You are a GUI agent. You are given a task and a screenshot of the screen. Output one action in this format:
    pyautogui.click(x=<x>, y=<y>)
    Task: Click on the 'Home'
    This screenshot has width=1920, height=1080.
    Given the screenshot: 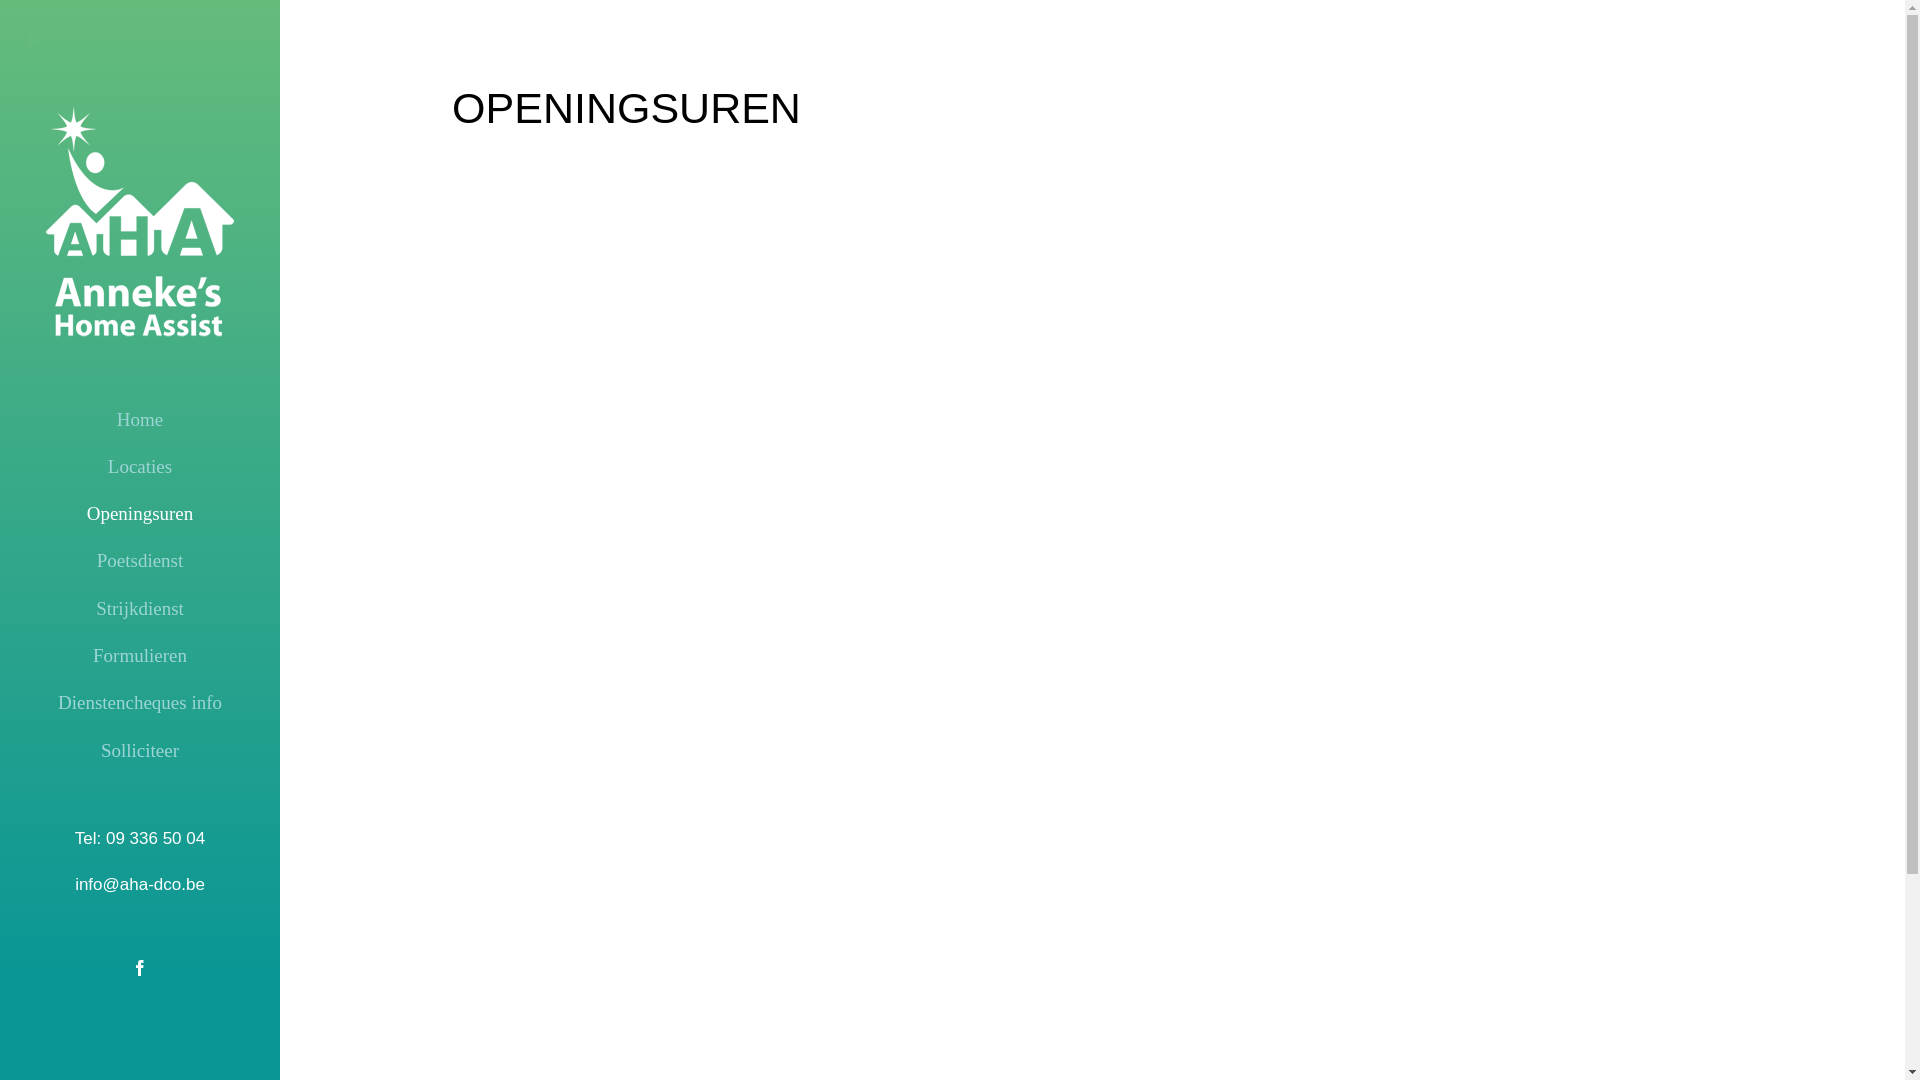 What is the action you would take?
    pyautogui.click(x=138, y=419)
    